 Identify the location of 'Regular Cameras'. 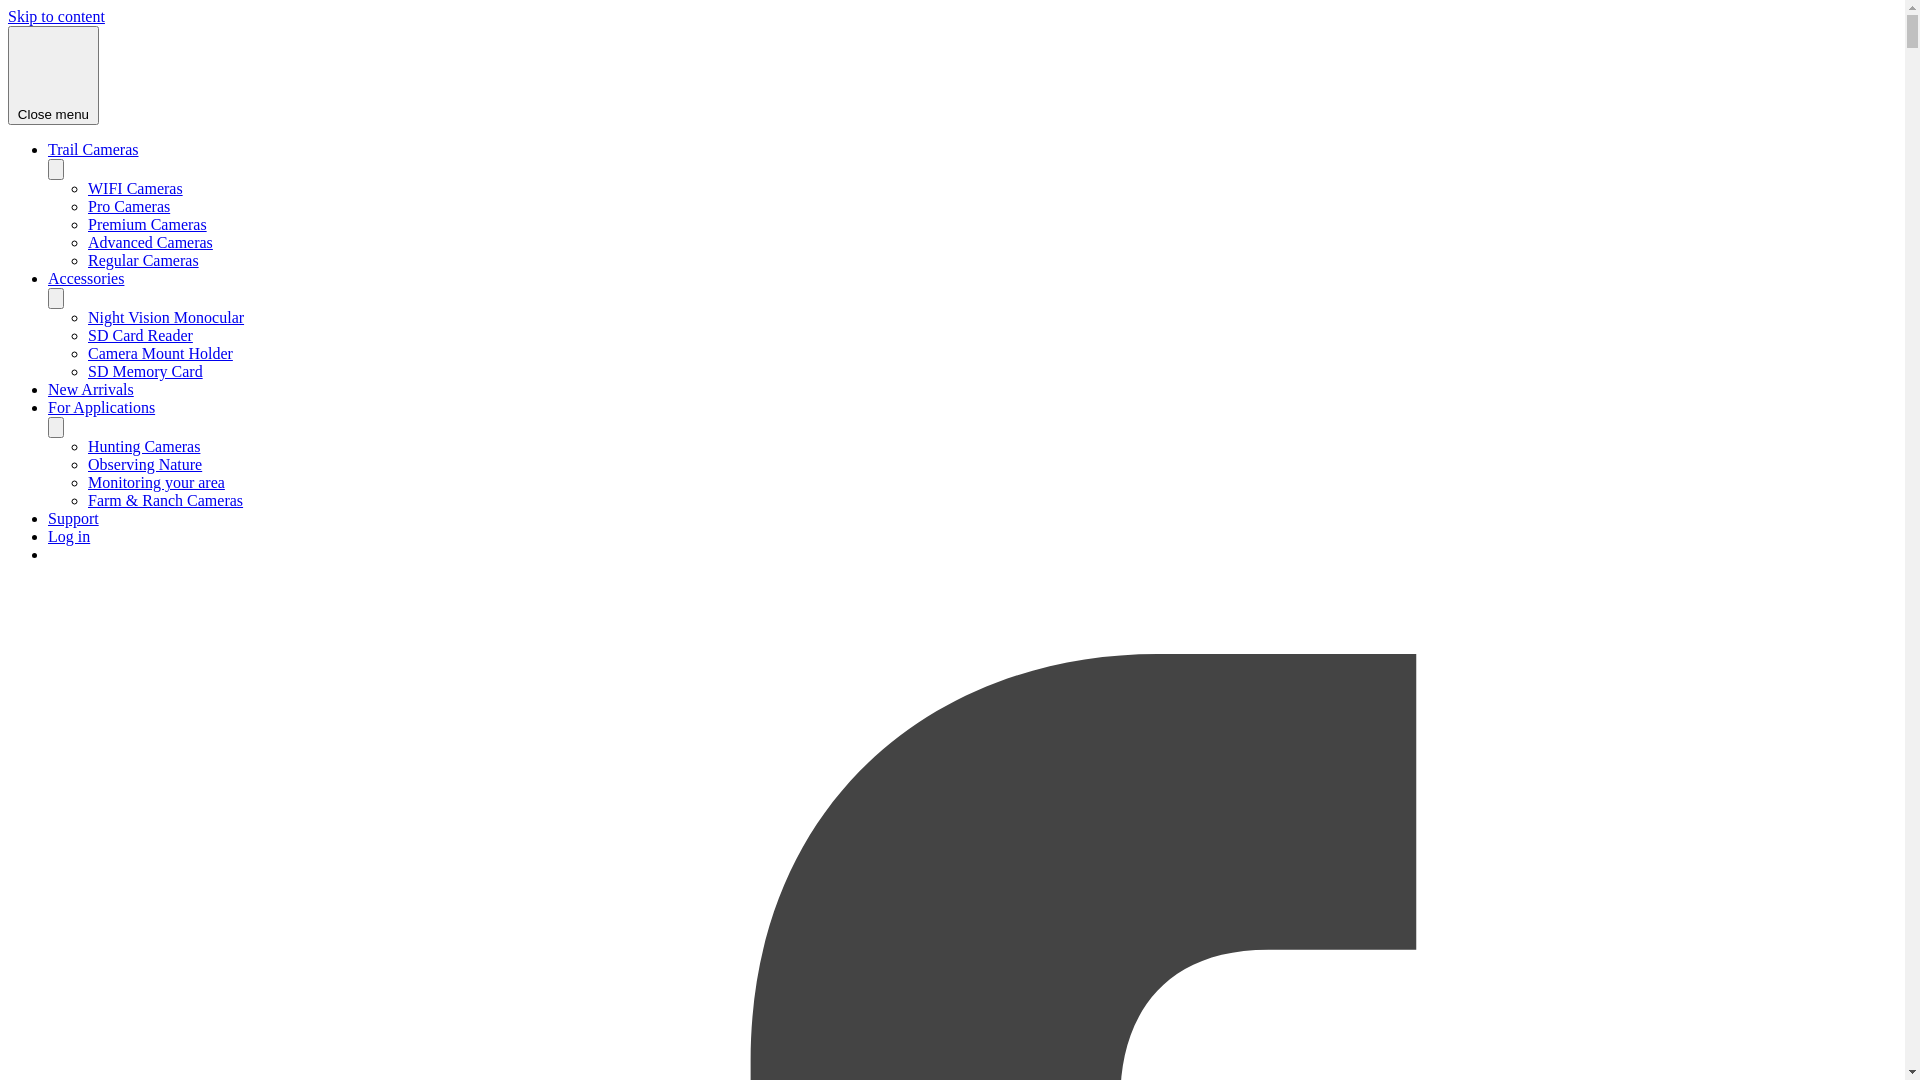
(142, 259).